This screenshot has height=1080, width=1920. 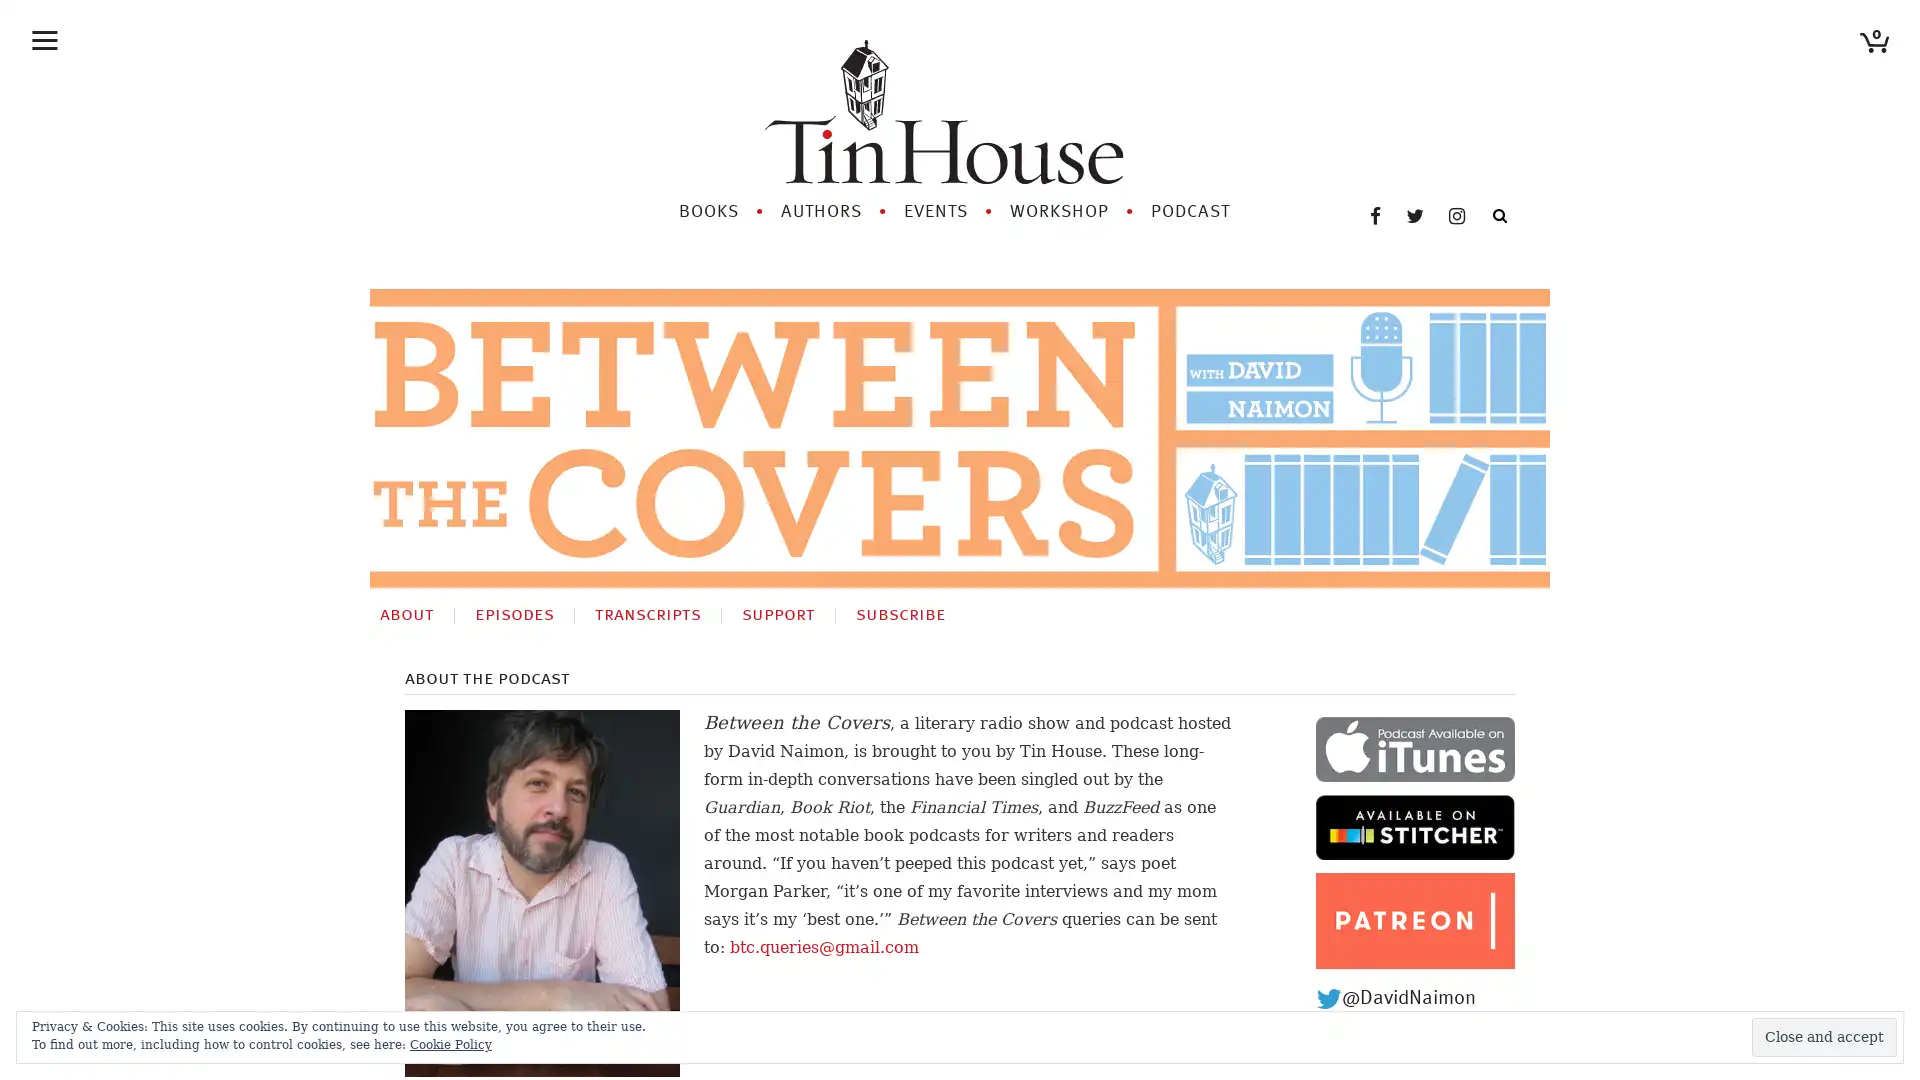 What do you see at coordinates (1824, 1036) in the screenshot?
I see `Close and accept` at bounding box center [1824, 1036].